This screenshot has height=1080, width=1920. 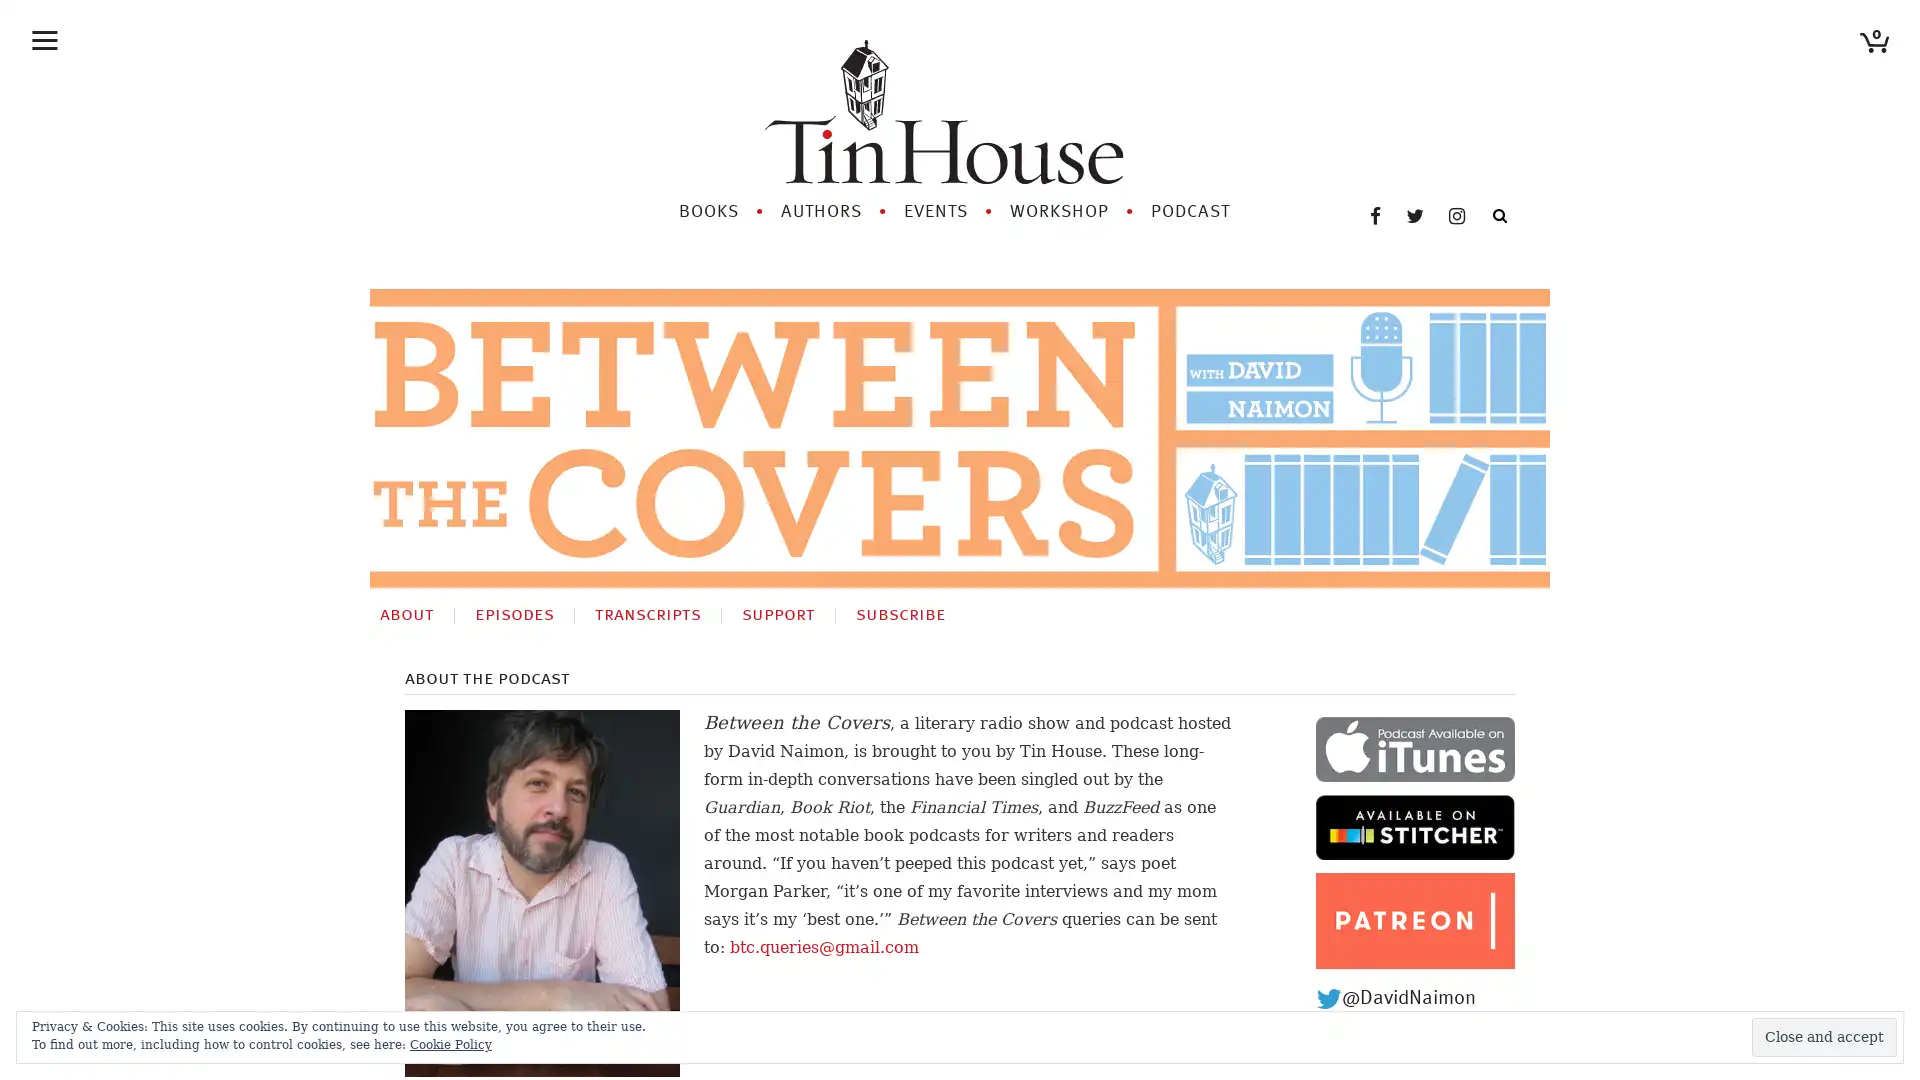 What do you see at coordinates (1824, 1036) in the screenshot?
I see `Close and accept` at bounding box center [1824, 1036].